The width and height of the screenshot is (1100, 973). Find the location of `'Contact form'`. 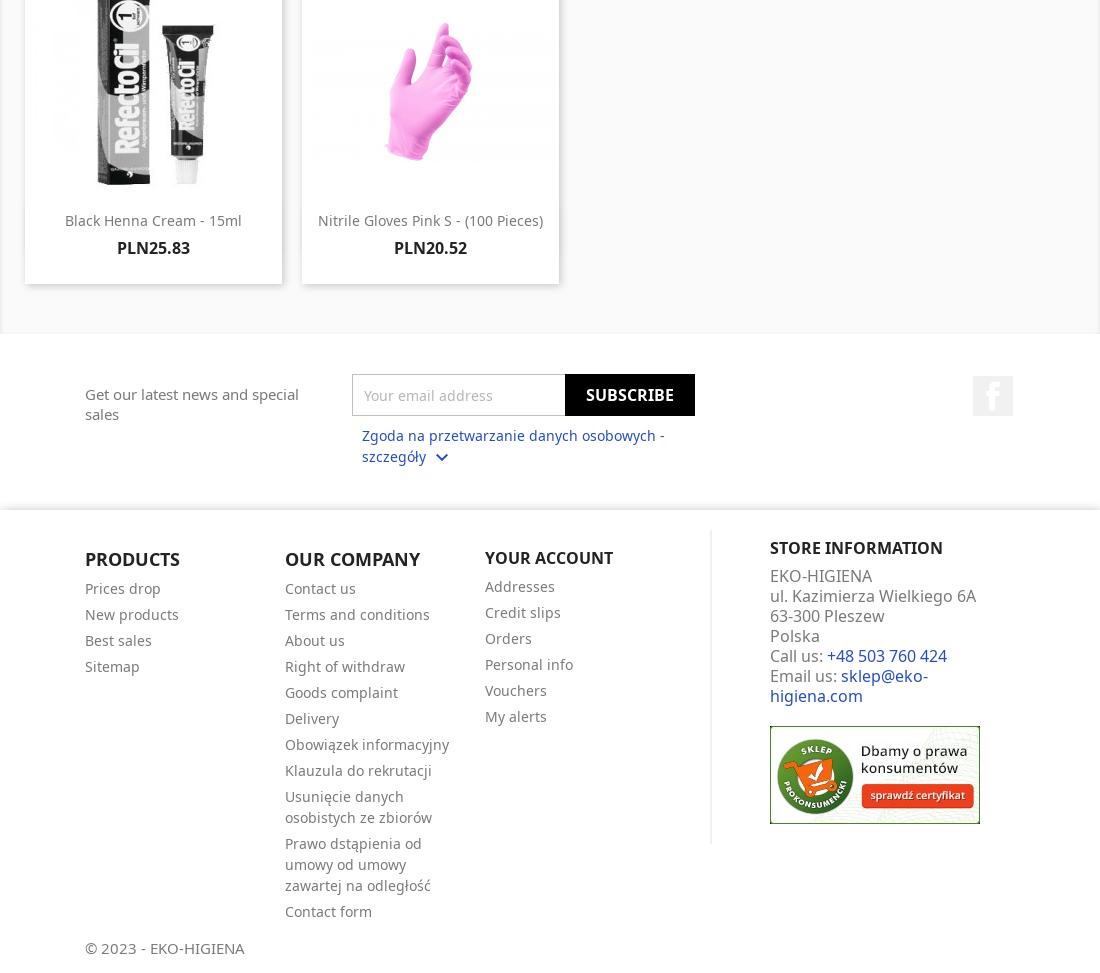

'Contact form' is located at coordinates (284, 909).